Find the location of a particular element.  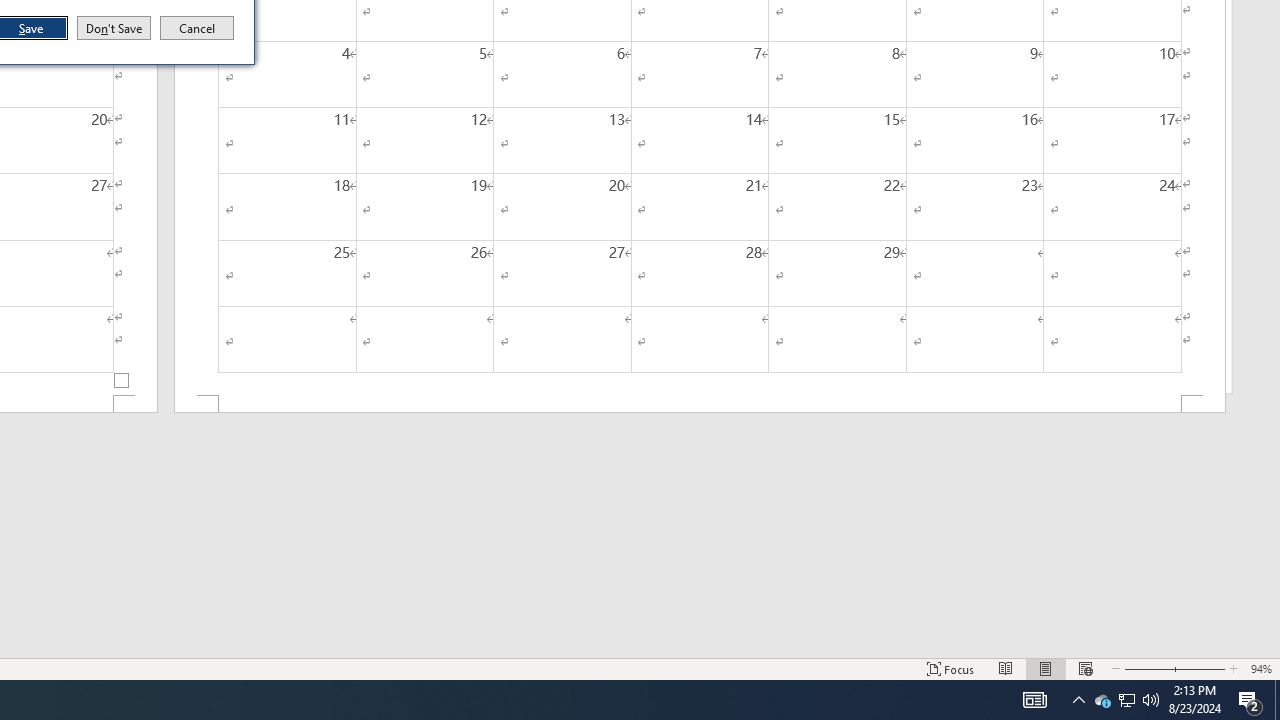

'Read Mode' is located at coordinates (1006, 669).